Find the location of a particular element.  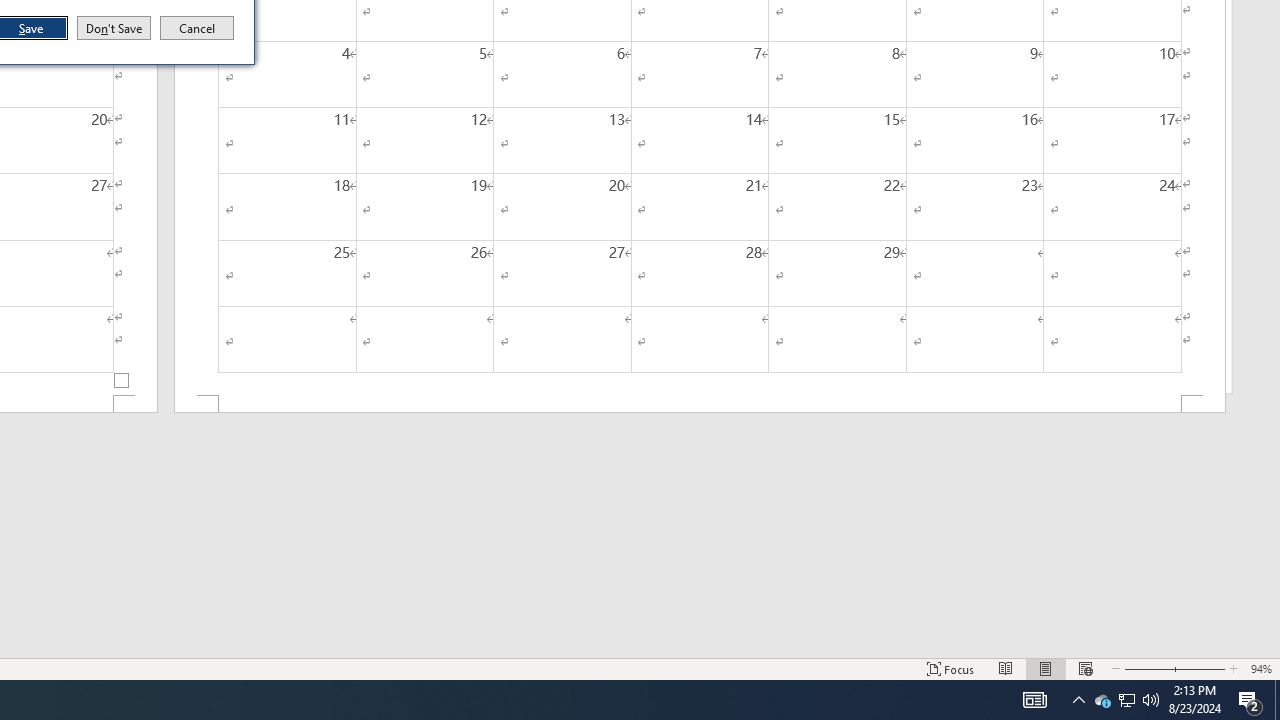

'Read Mode' is located at coordinates (1006, 669).